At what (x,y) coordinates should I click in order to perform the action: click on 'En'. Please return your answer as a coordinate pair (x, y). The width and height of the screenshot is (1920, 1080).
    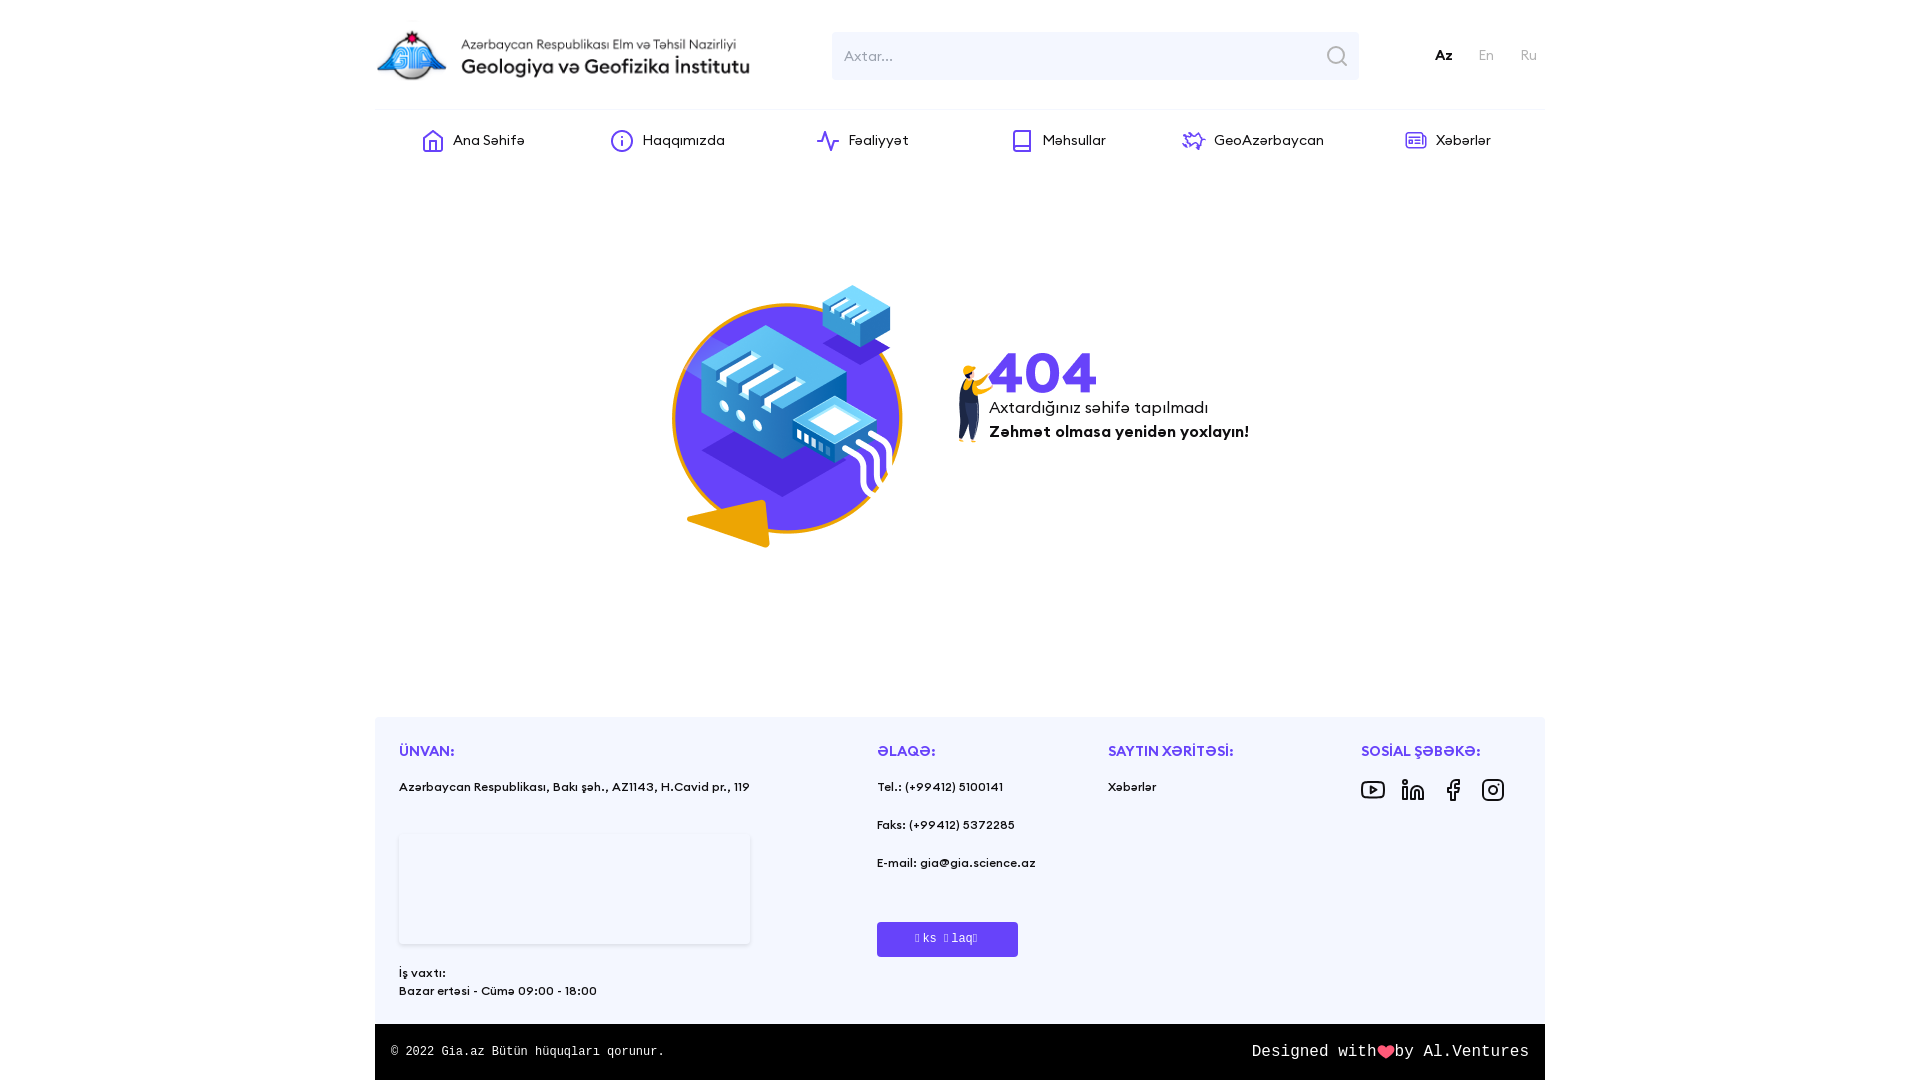
    Looking at the image, I should click on (1486, 54).